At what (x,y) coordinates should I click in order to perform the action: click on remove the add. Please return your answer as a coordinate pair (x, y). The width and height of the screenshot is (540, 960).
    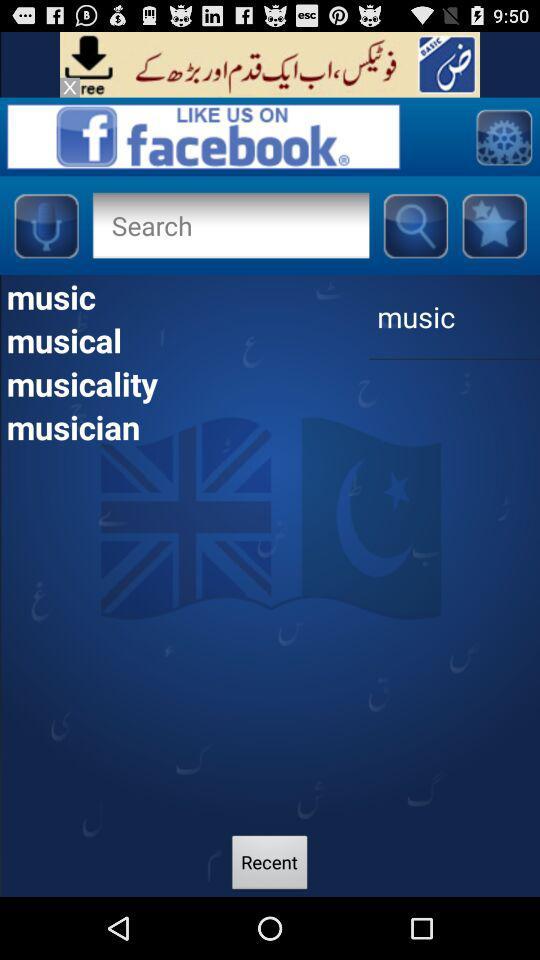
    Looking at the image, I should click on (68, 87).